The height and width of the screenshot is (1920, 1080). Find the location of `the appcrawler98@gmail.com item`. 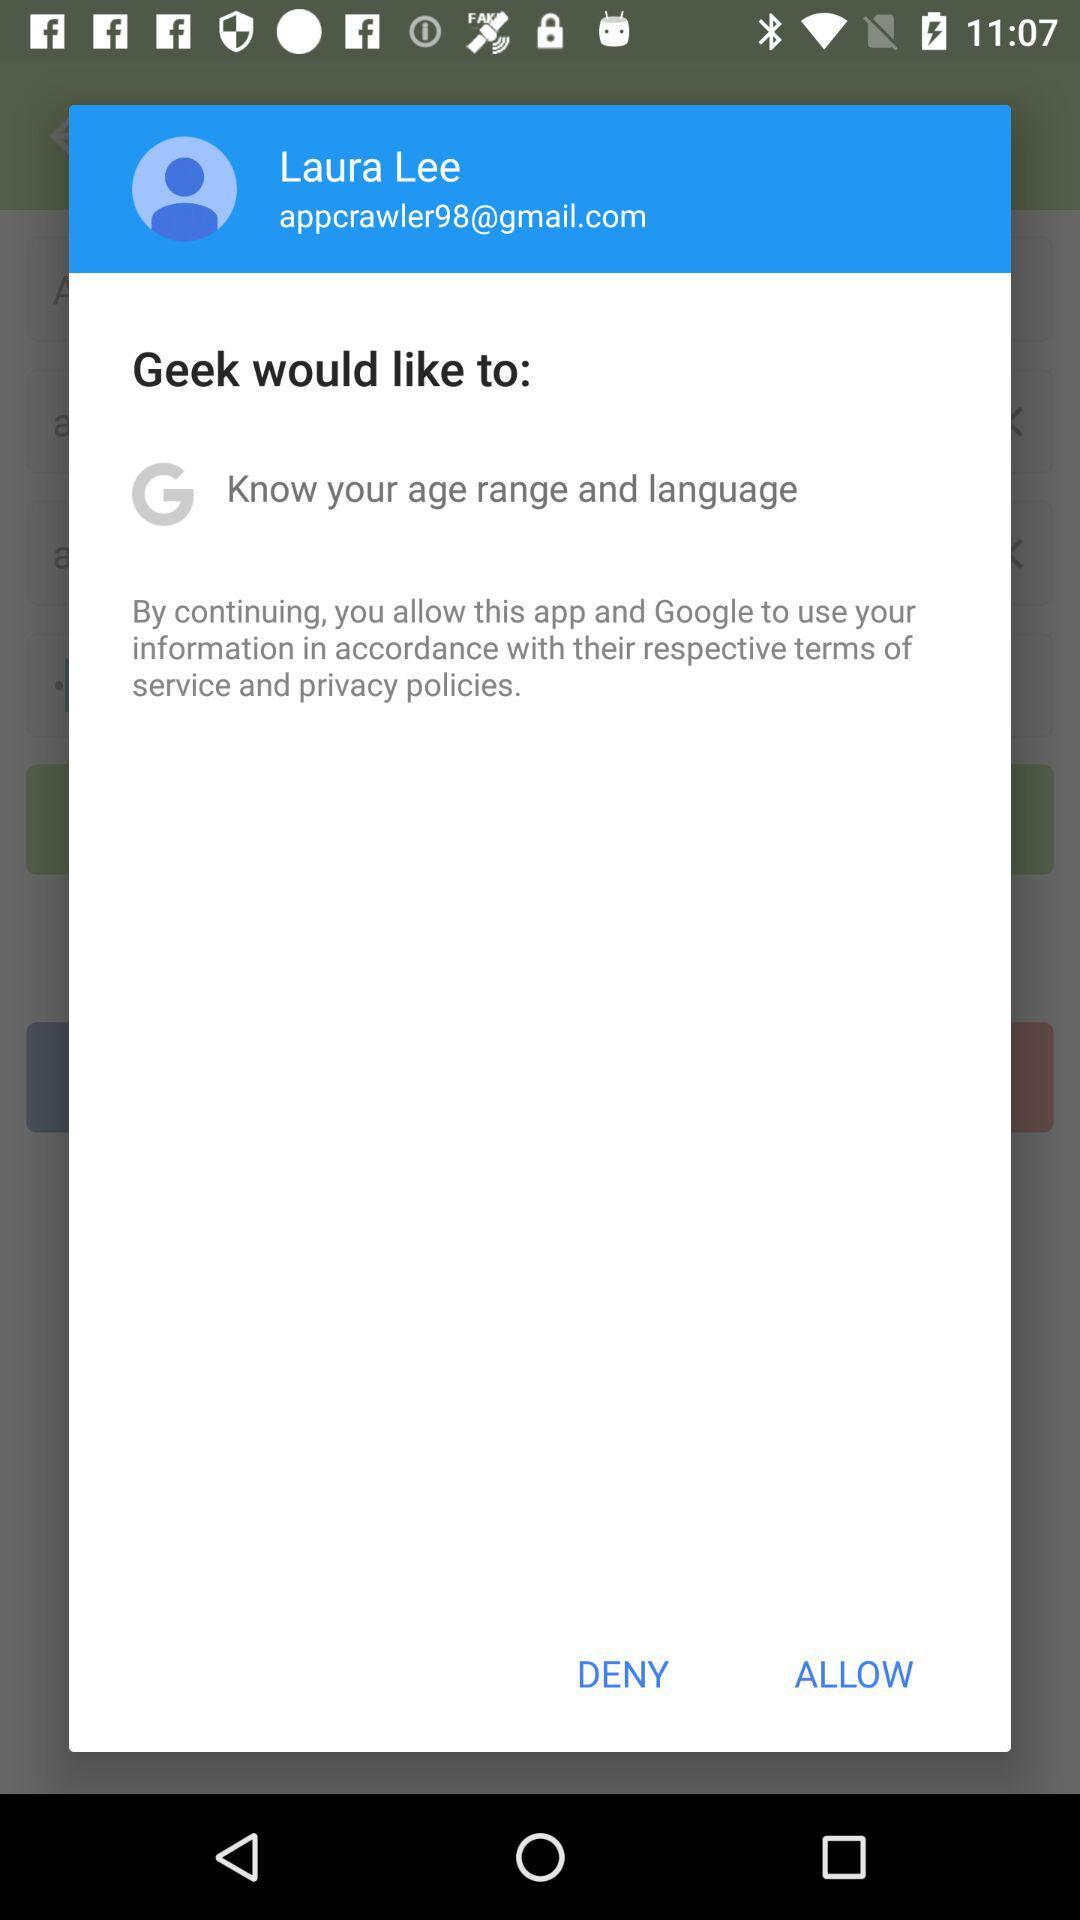

the appcrawler98@gmail.com item is located at coordinates (463, 214).